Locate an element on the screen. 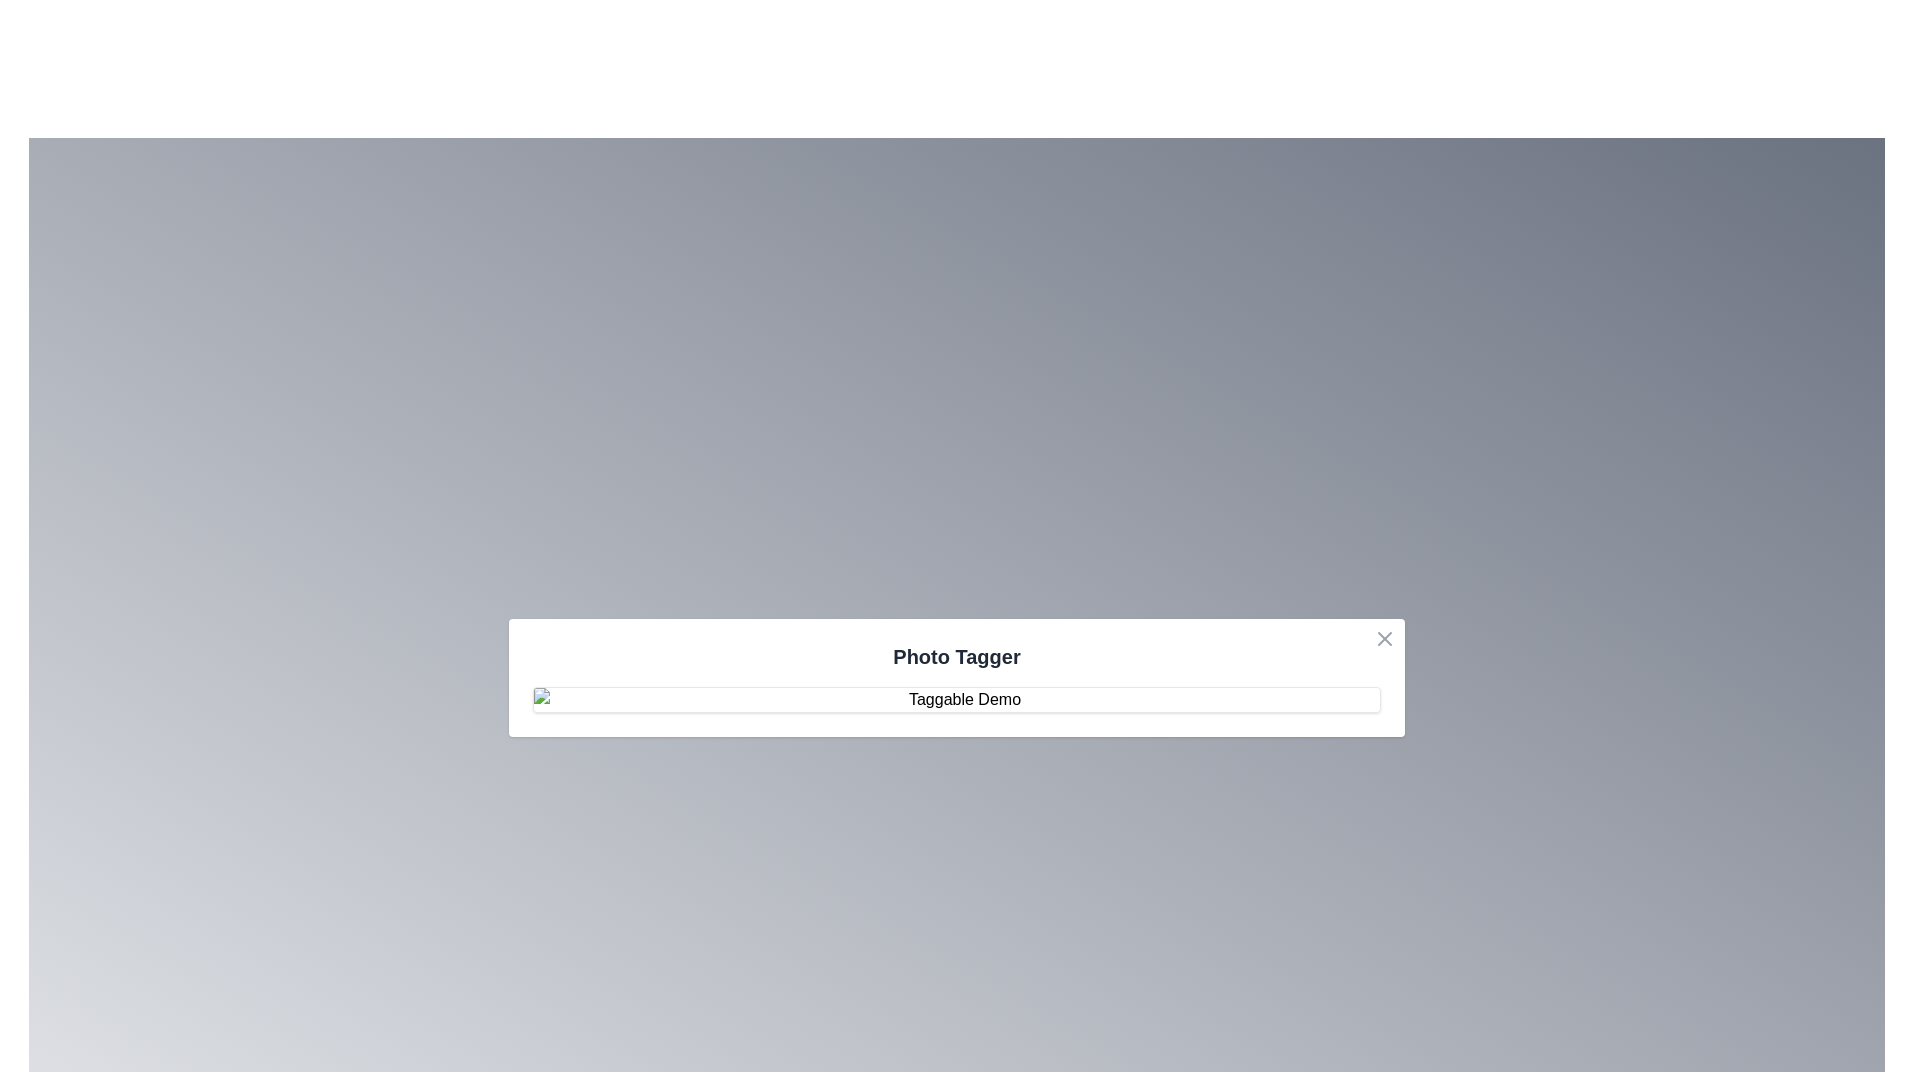 This screenshot has width=1920, height=1080. close button located at the top-right corner of the dialog is located at coordinates (1384, 639).